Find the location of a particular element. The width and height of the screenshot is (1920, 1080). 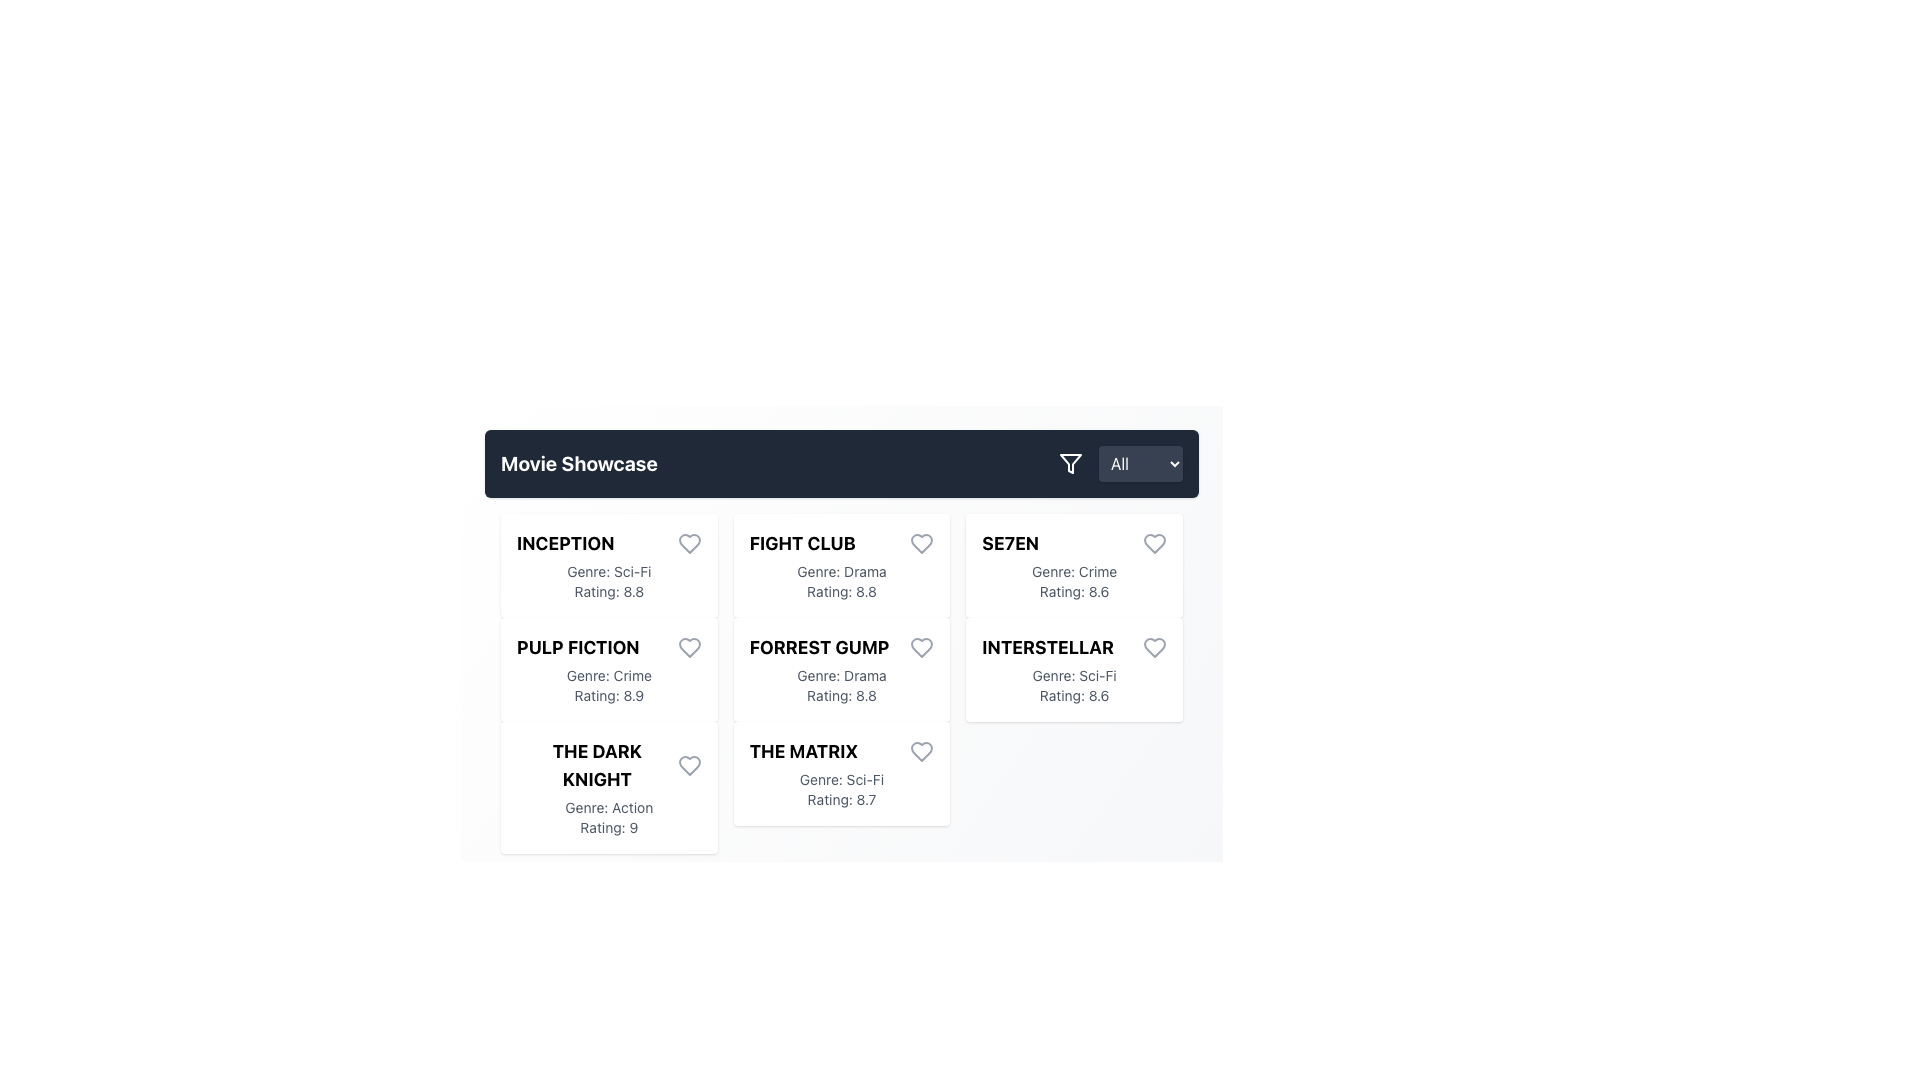

the heart icon located at the top right of the movie 'Inception' card, which is styled as a line drawing and has a symmetrical shape is located at coordinates (689, 543).